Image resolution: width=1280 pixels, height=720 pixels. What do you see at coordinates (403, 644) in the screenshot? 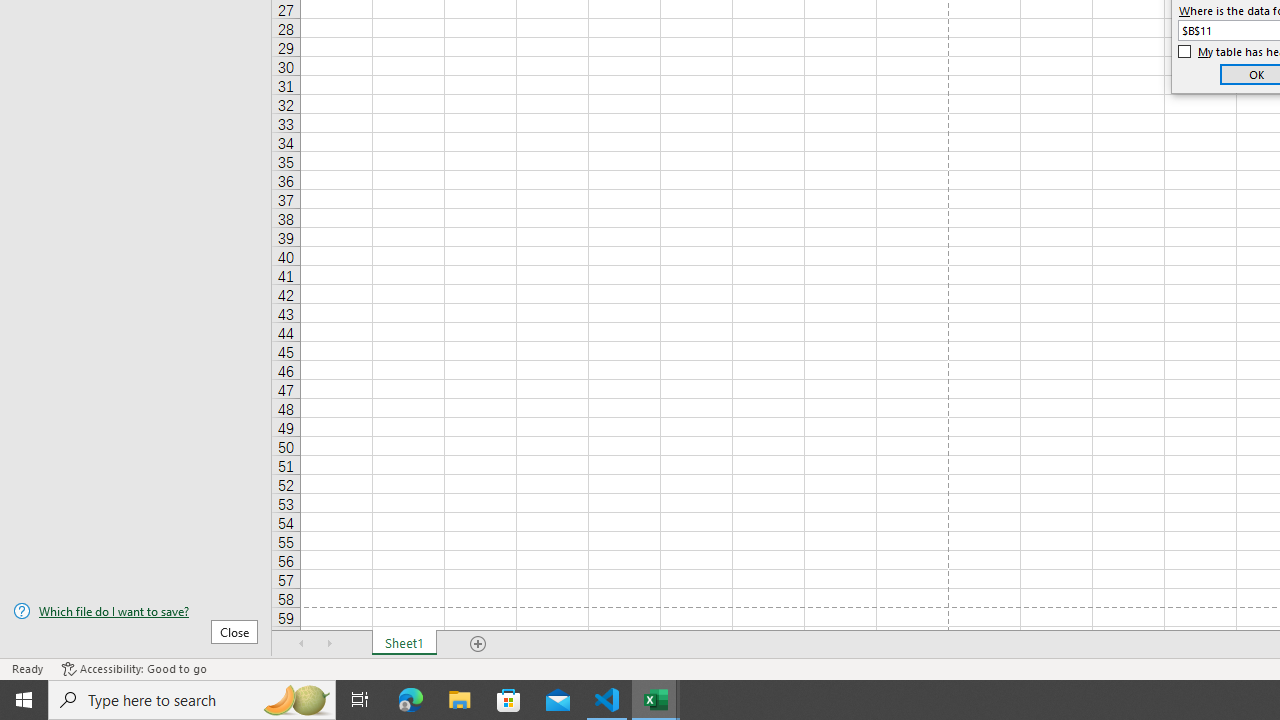
I see `'Sheet1'` at bounding box center [403, 644].